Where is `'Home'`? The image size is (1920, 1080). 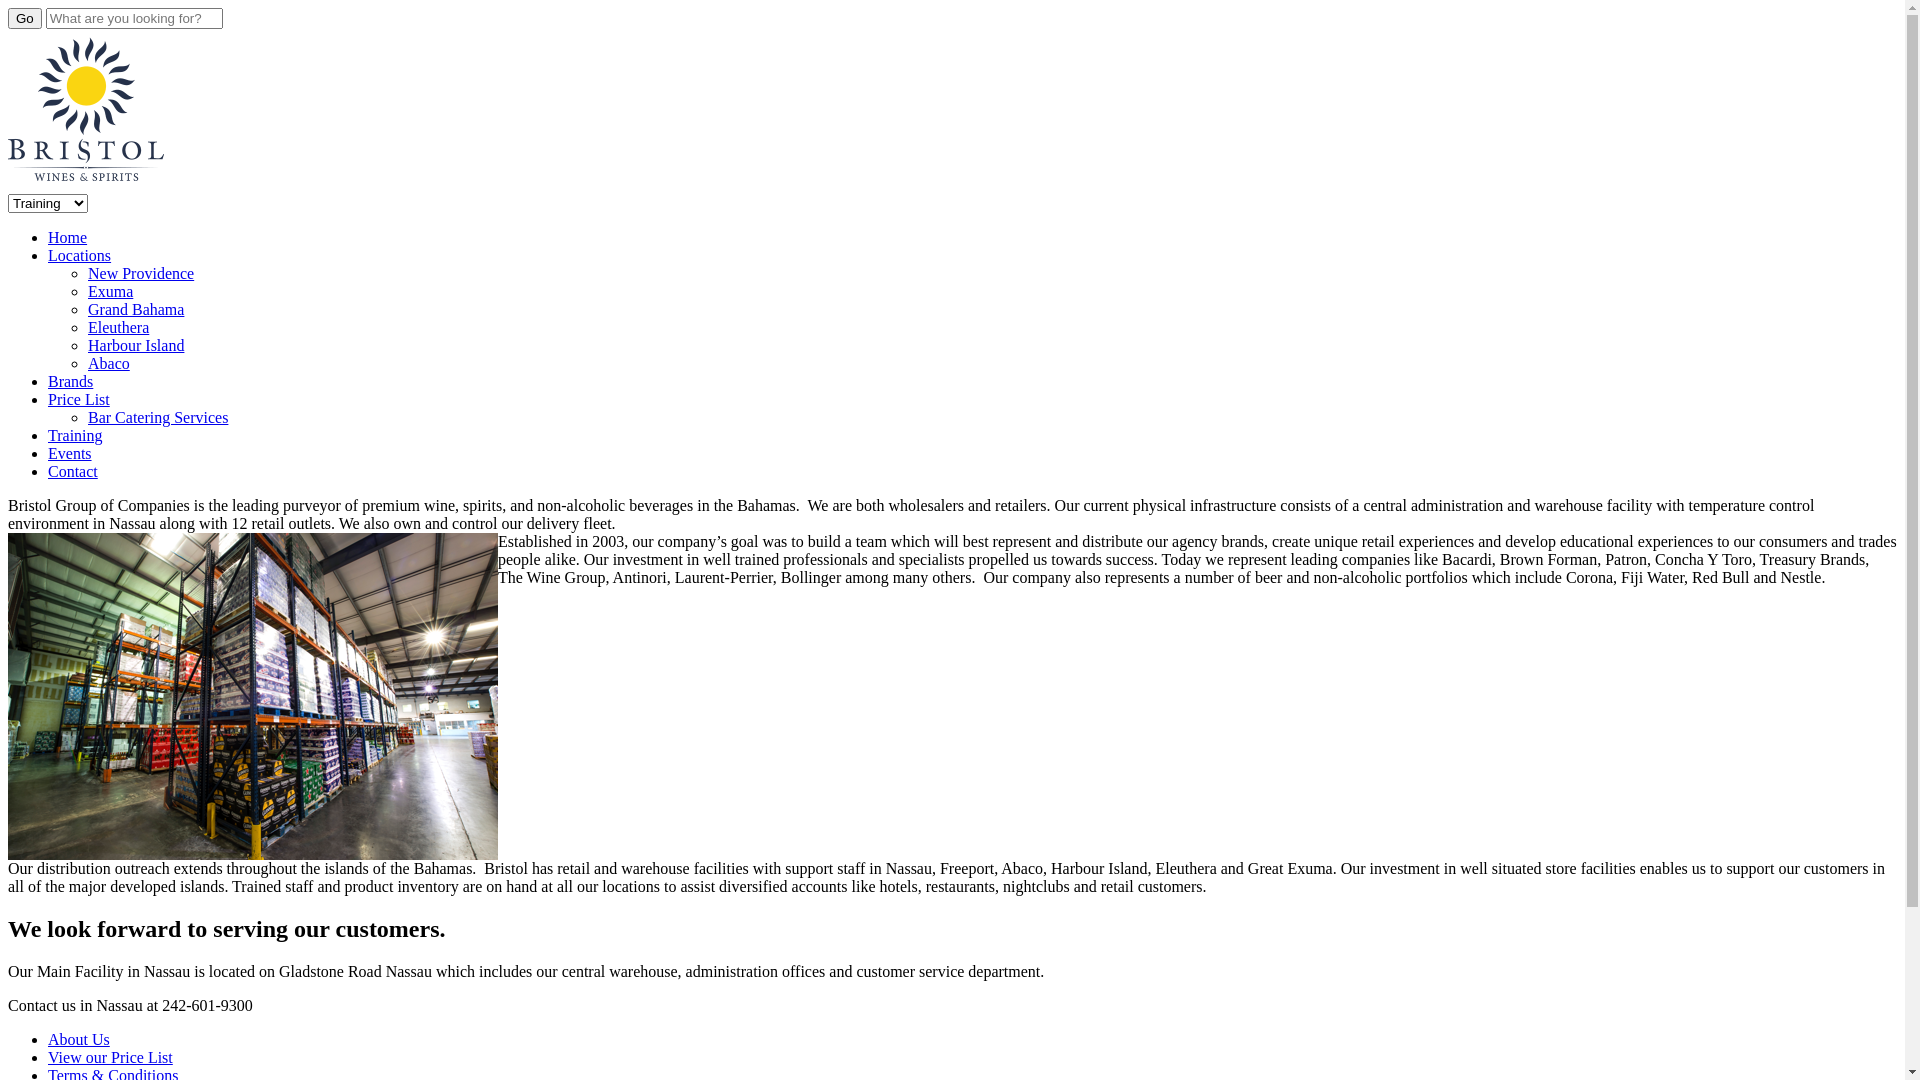 'Home' is located at coordinates (67, 236).